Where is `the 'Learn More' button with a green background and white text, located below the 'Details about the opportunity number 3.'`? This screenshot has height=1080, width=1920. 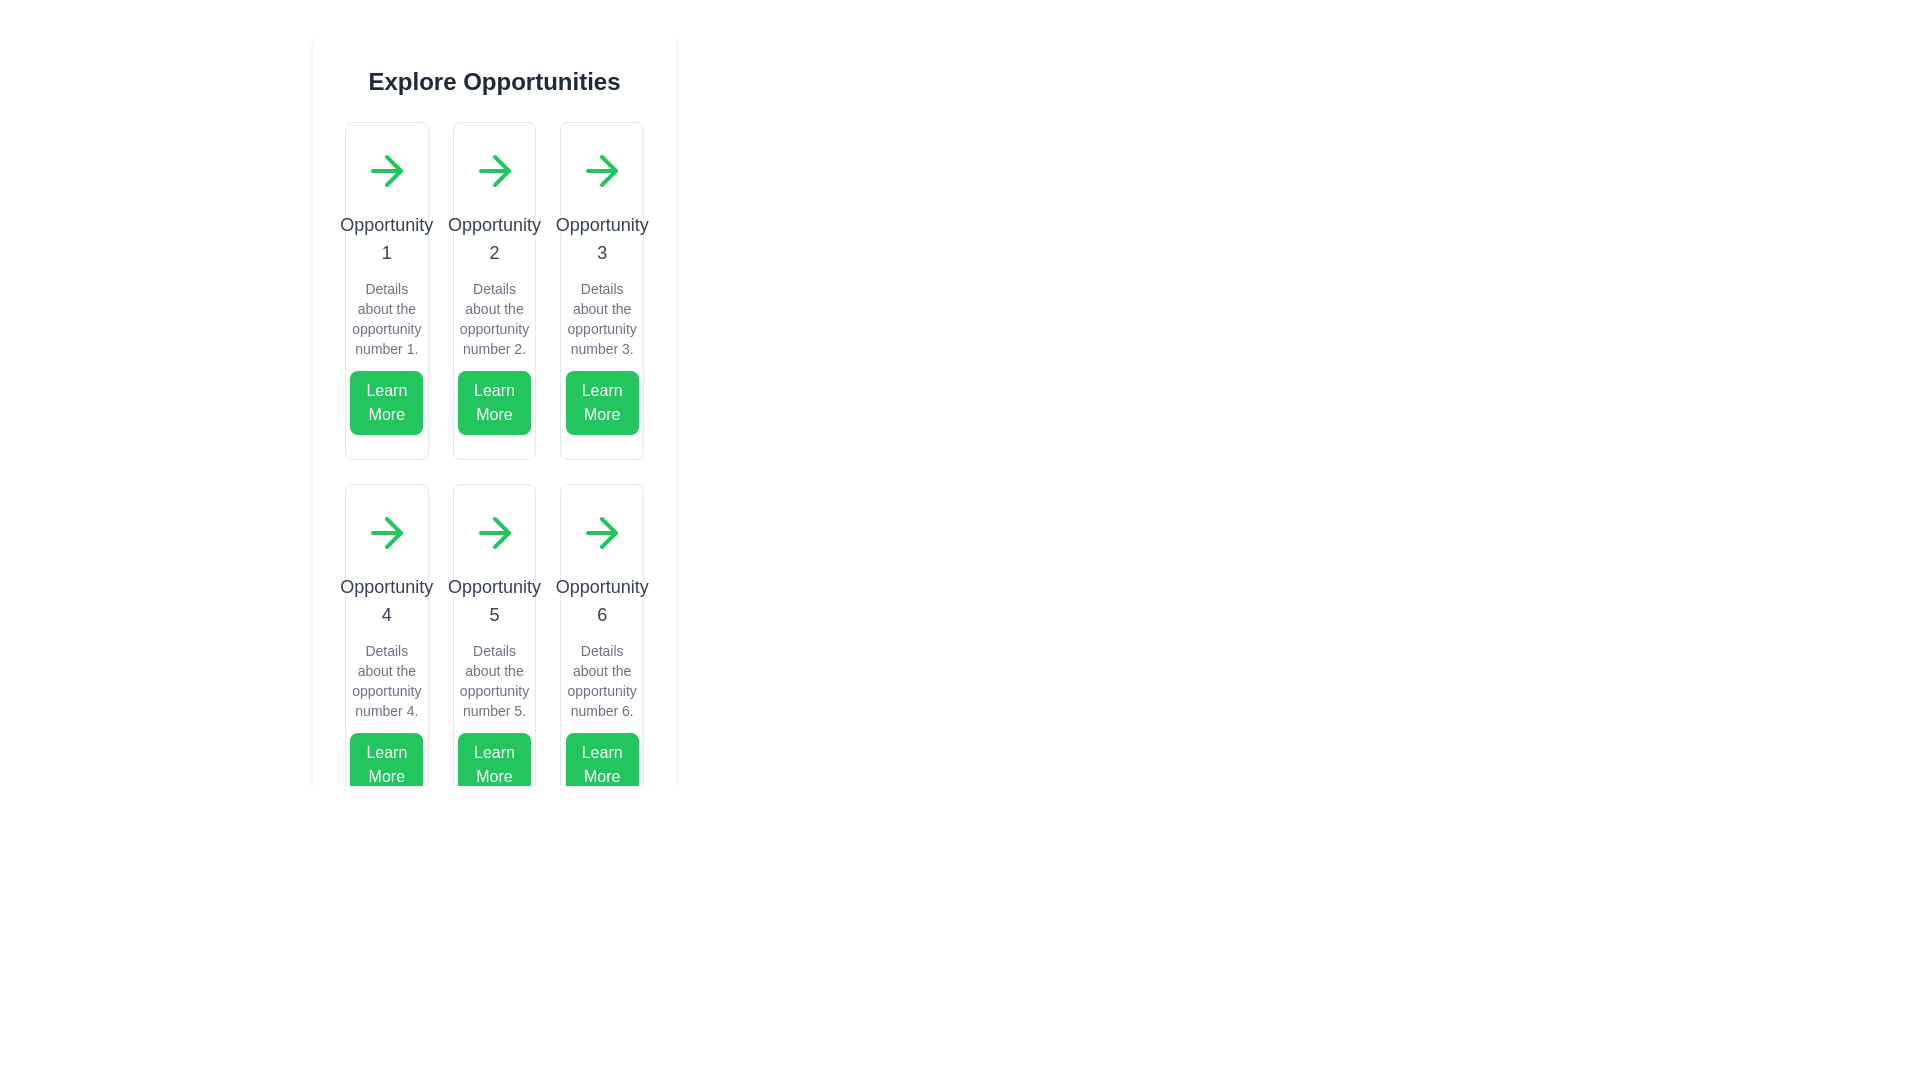
the 'Learn More' button with a green background and white text, located below the 'Details about the opportunity number 3.' is located at coordinates (600, 402).